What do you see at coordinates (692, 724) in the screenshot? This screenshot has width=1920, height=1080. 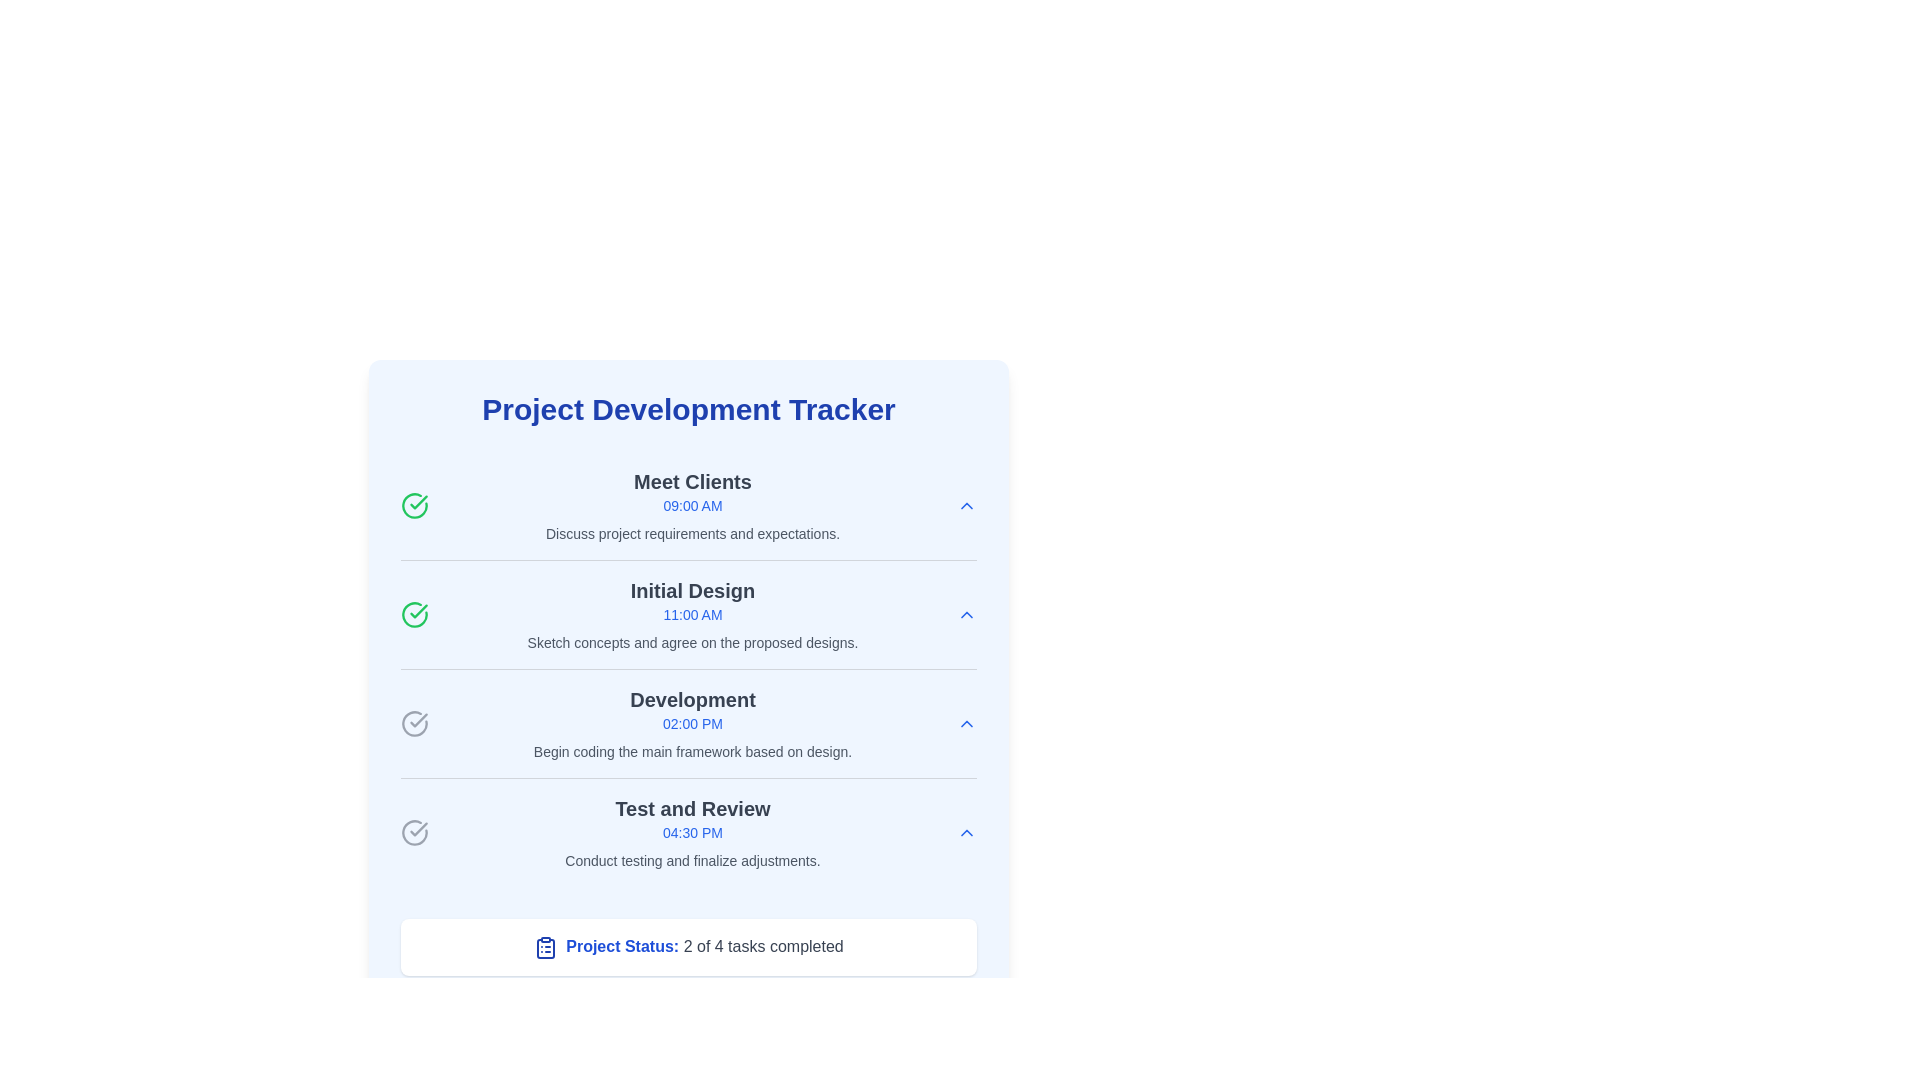 I see `the time text '02:00 PM' displayed in blue font, which is located under the 'Development' title in the project tracker` at bounding box center [692, 724].